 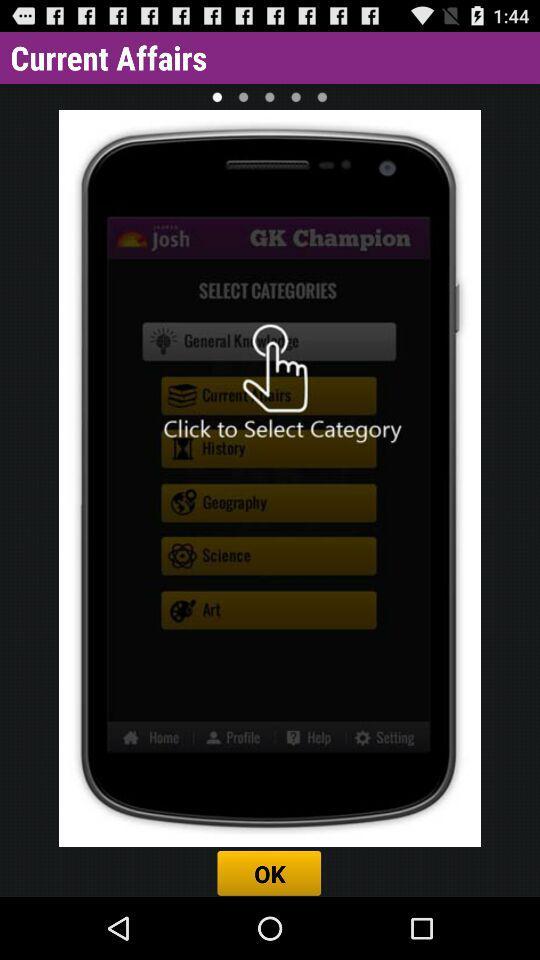 I want to click on next screenshot, so click(x=243, y=96).